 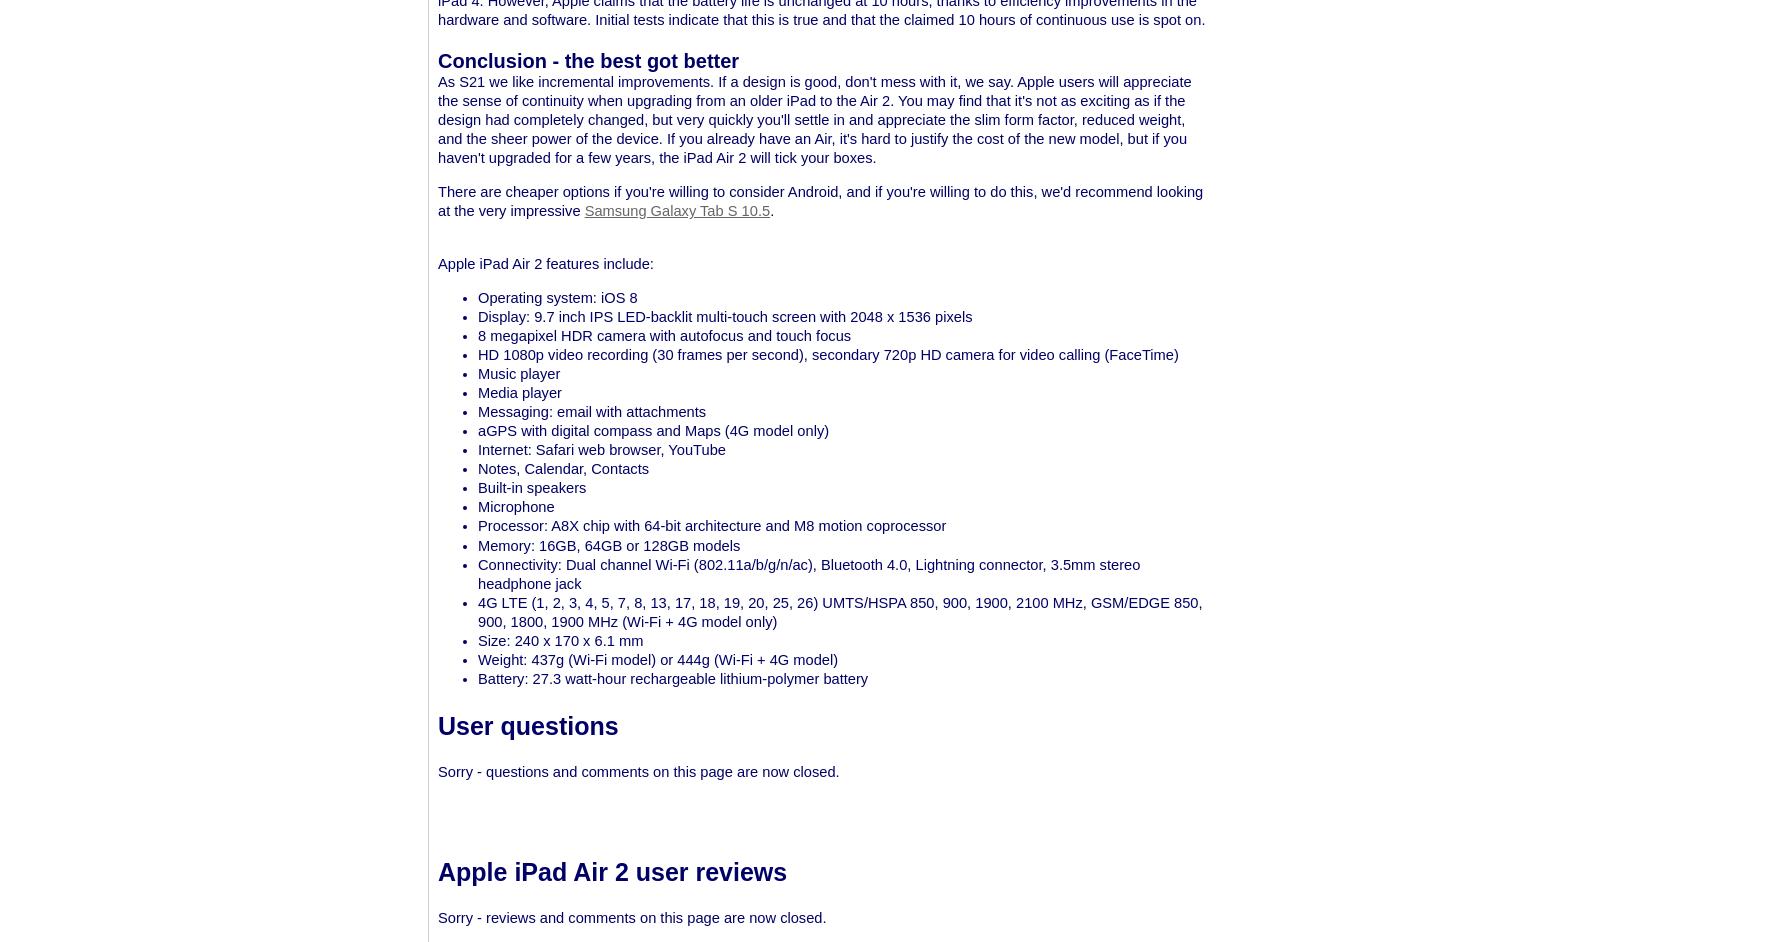 I want to click on 'Weight: 437g (Wi-Fi model) or 444g (Wi-Fi + 4G model)', so click(x=658, y=658).